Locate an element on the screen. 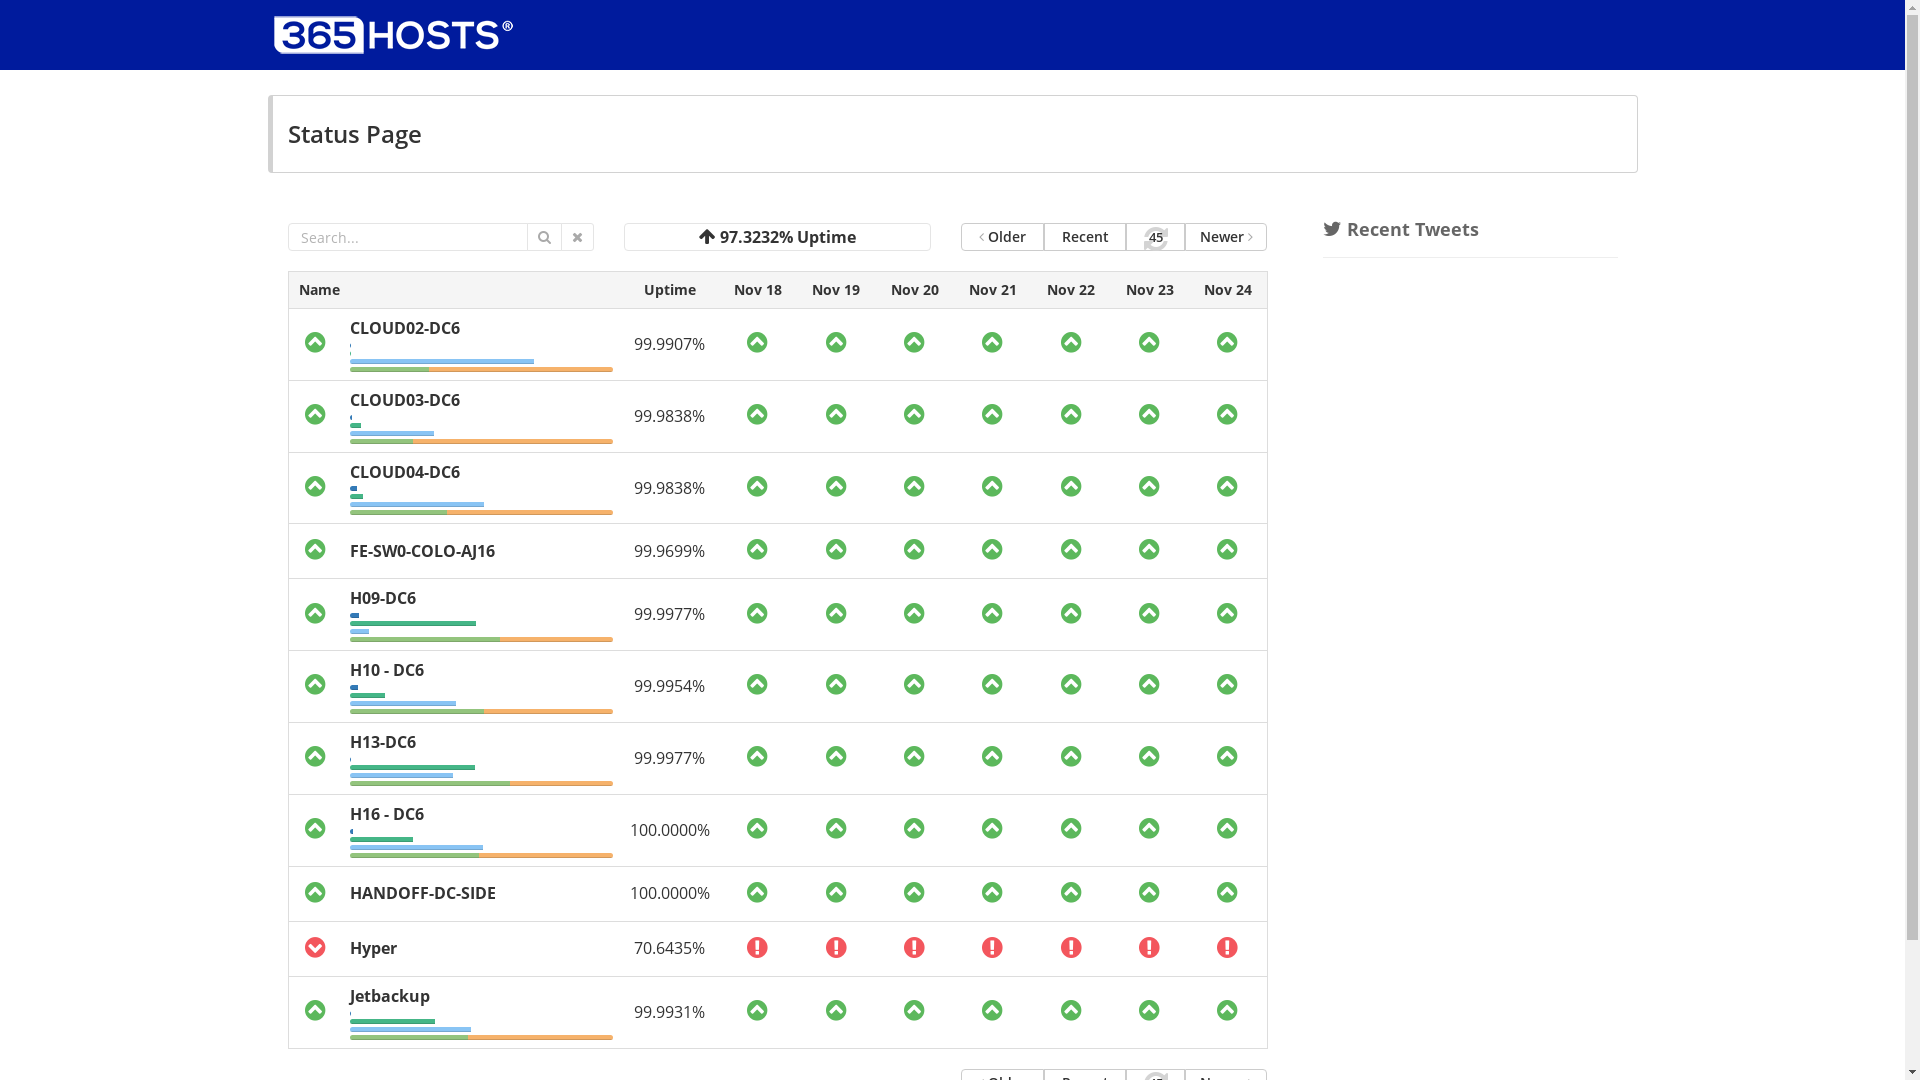  'Jetbackup' is located at coordinates (389, 995).